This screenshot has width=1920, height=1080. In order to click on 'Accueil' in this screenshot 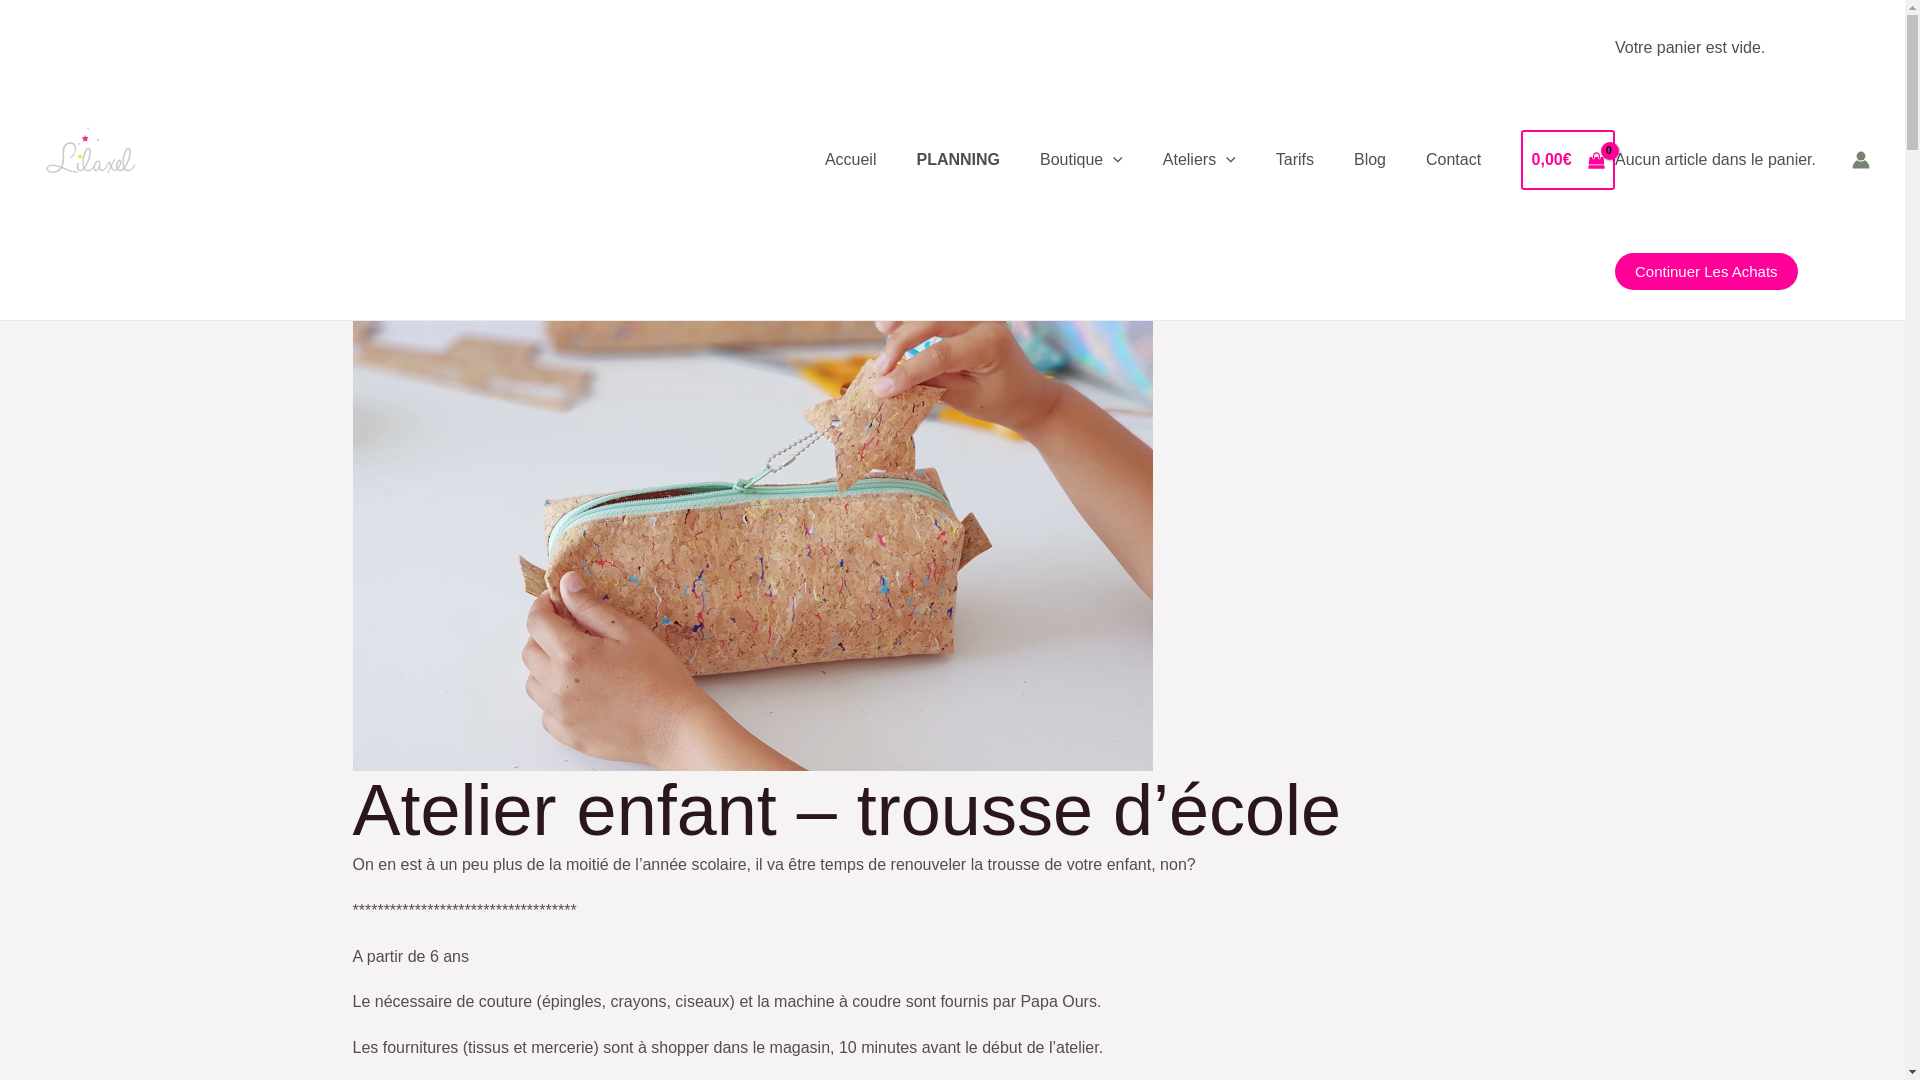, I will do `click(805, 158)`.